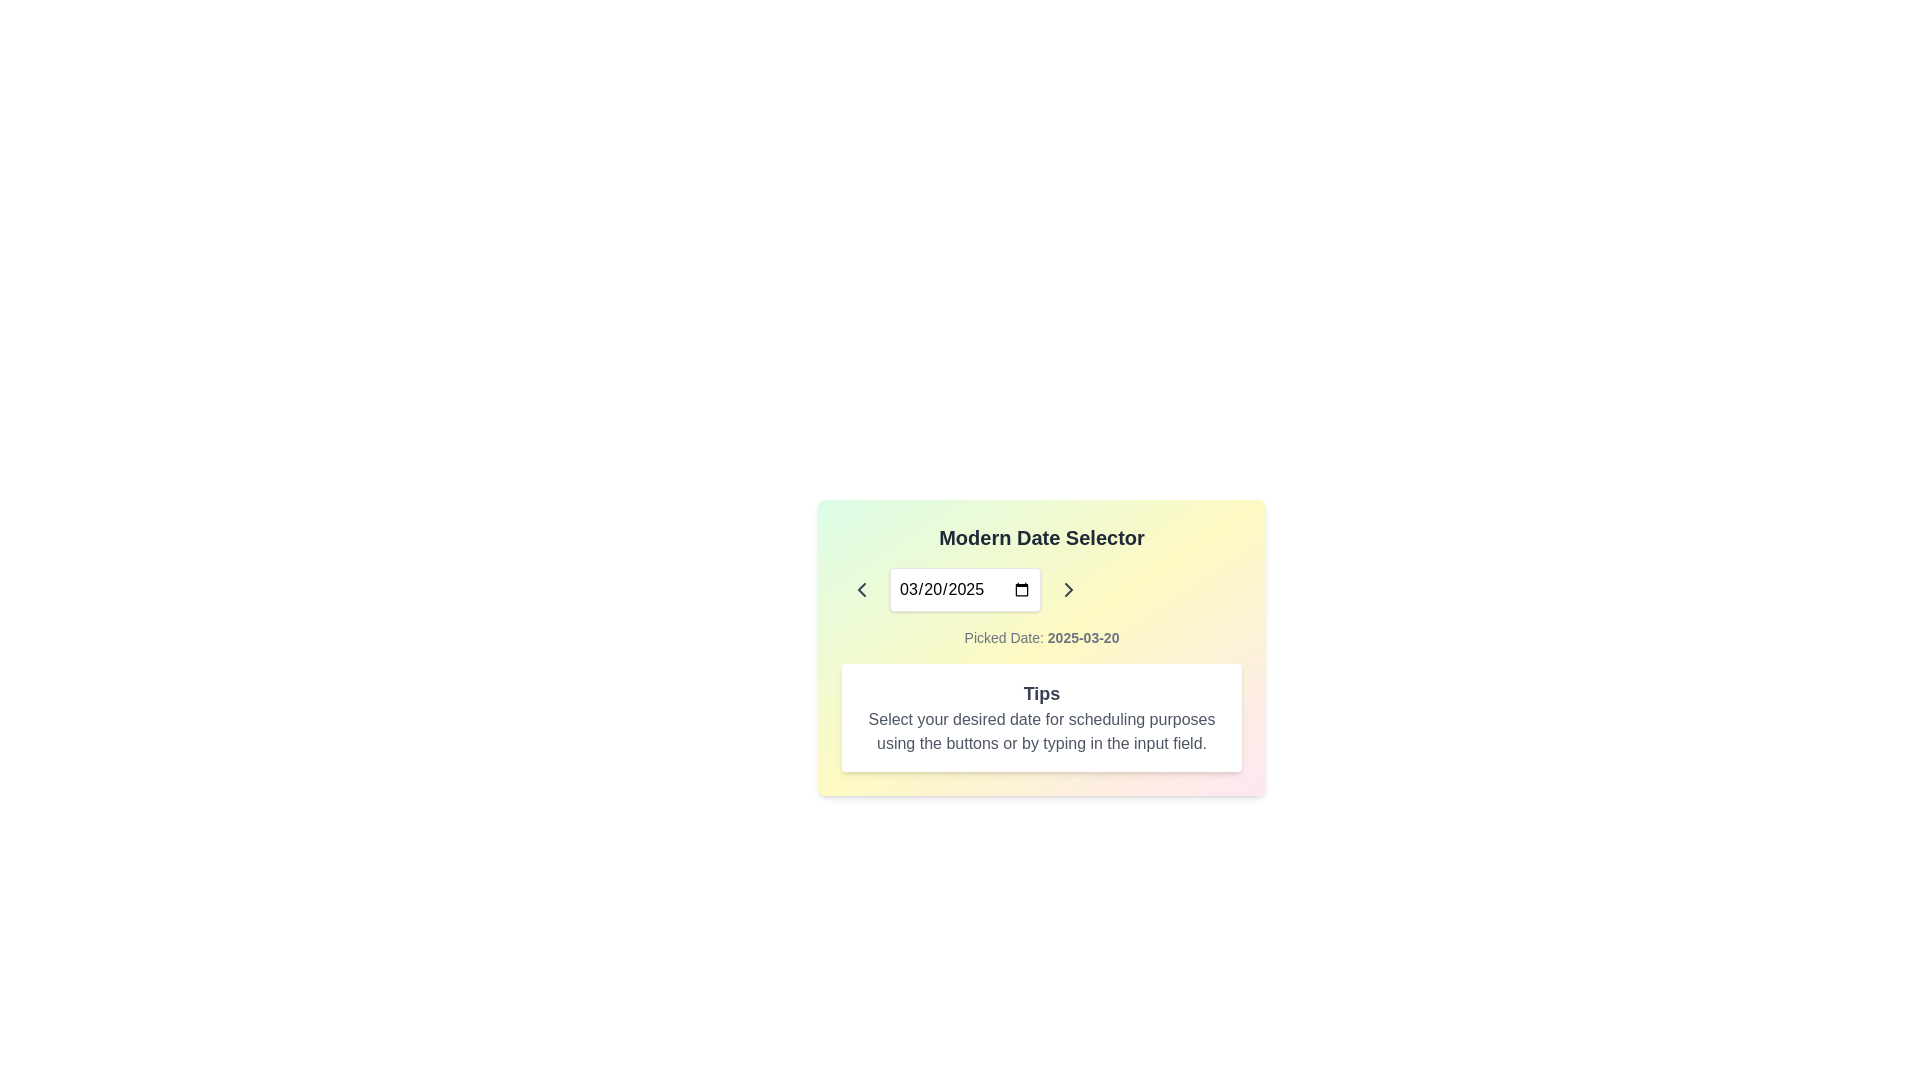  Describe the element at coordinates (862, 589) in the screenshot. I see `the left navigation button for the date selector, which is located to the left of the date input field, to indicate focus` at that location.